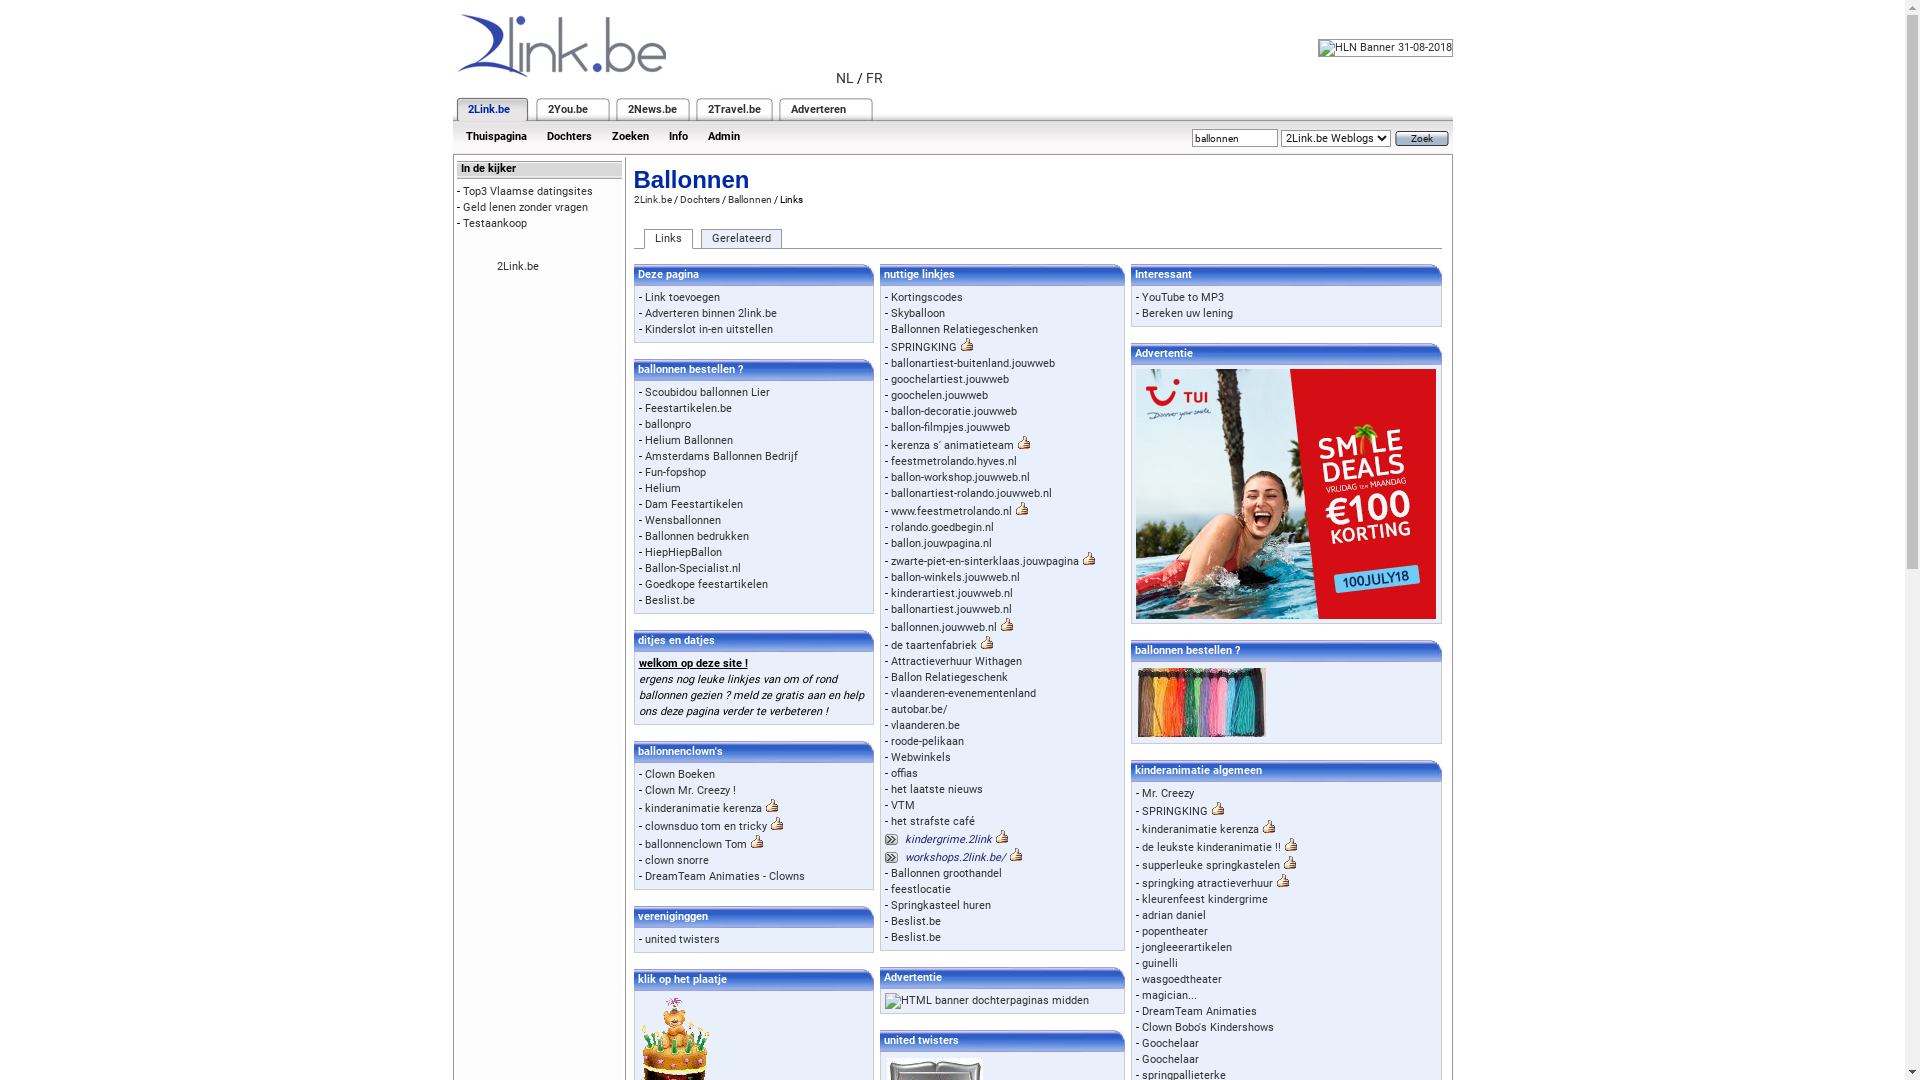 The height and width of the screenshot is (1080, 1920). What do you see at coordinates (682, 552) in the screenshot?
I see `'HiepHiepBallon'` at bounding box center [682, 552].